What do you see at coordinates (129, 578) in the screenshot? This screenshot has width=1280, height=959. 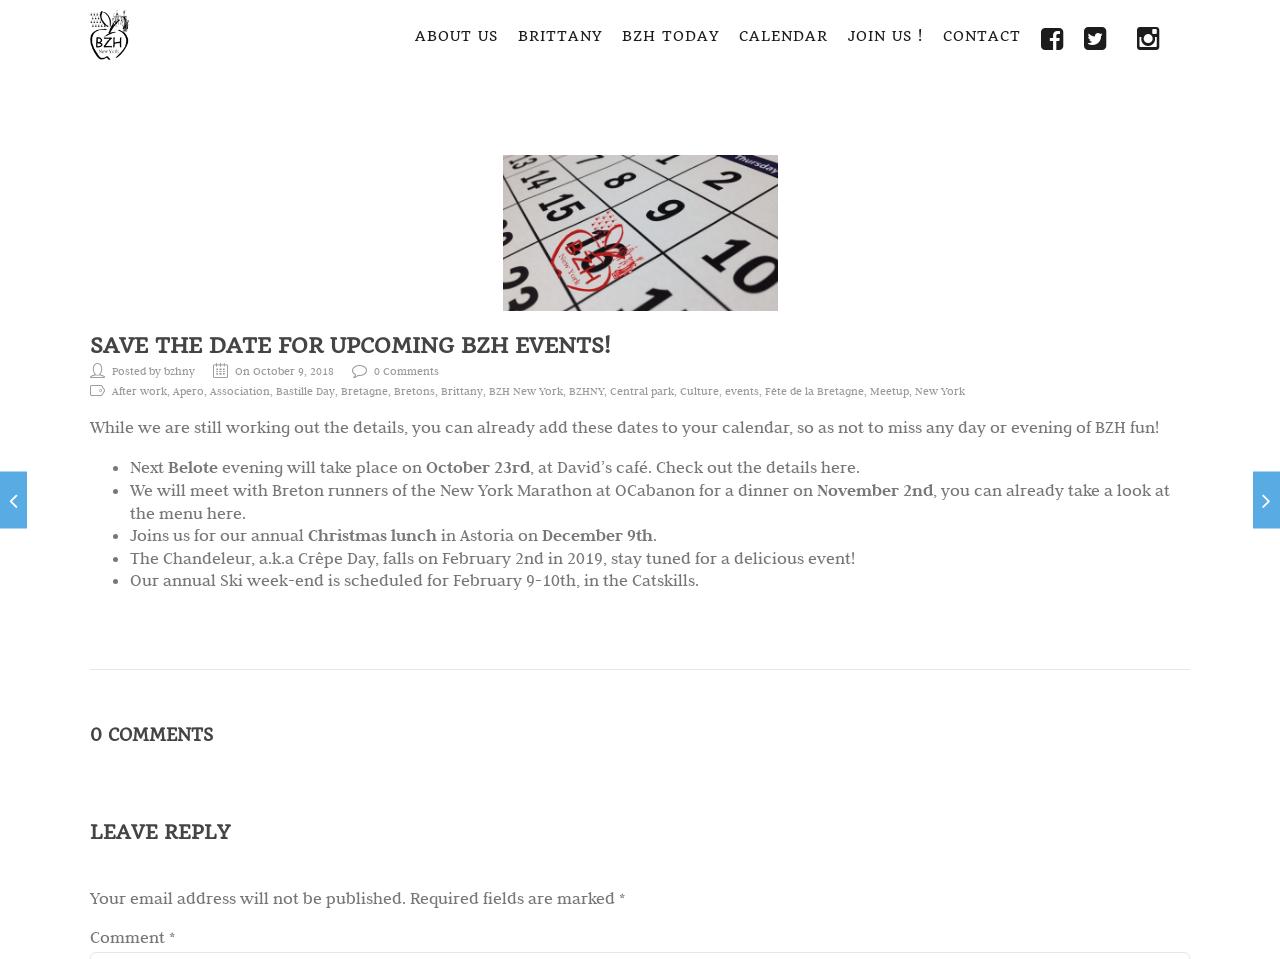 I see `'Our annual Ski week-end is scheduled for February 9-10th, in the Catskills.'` at bounding box center [129, 578].